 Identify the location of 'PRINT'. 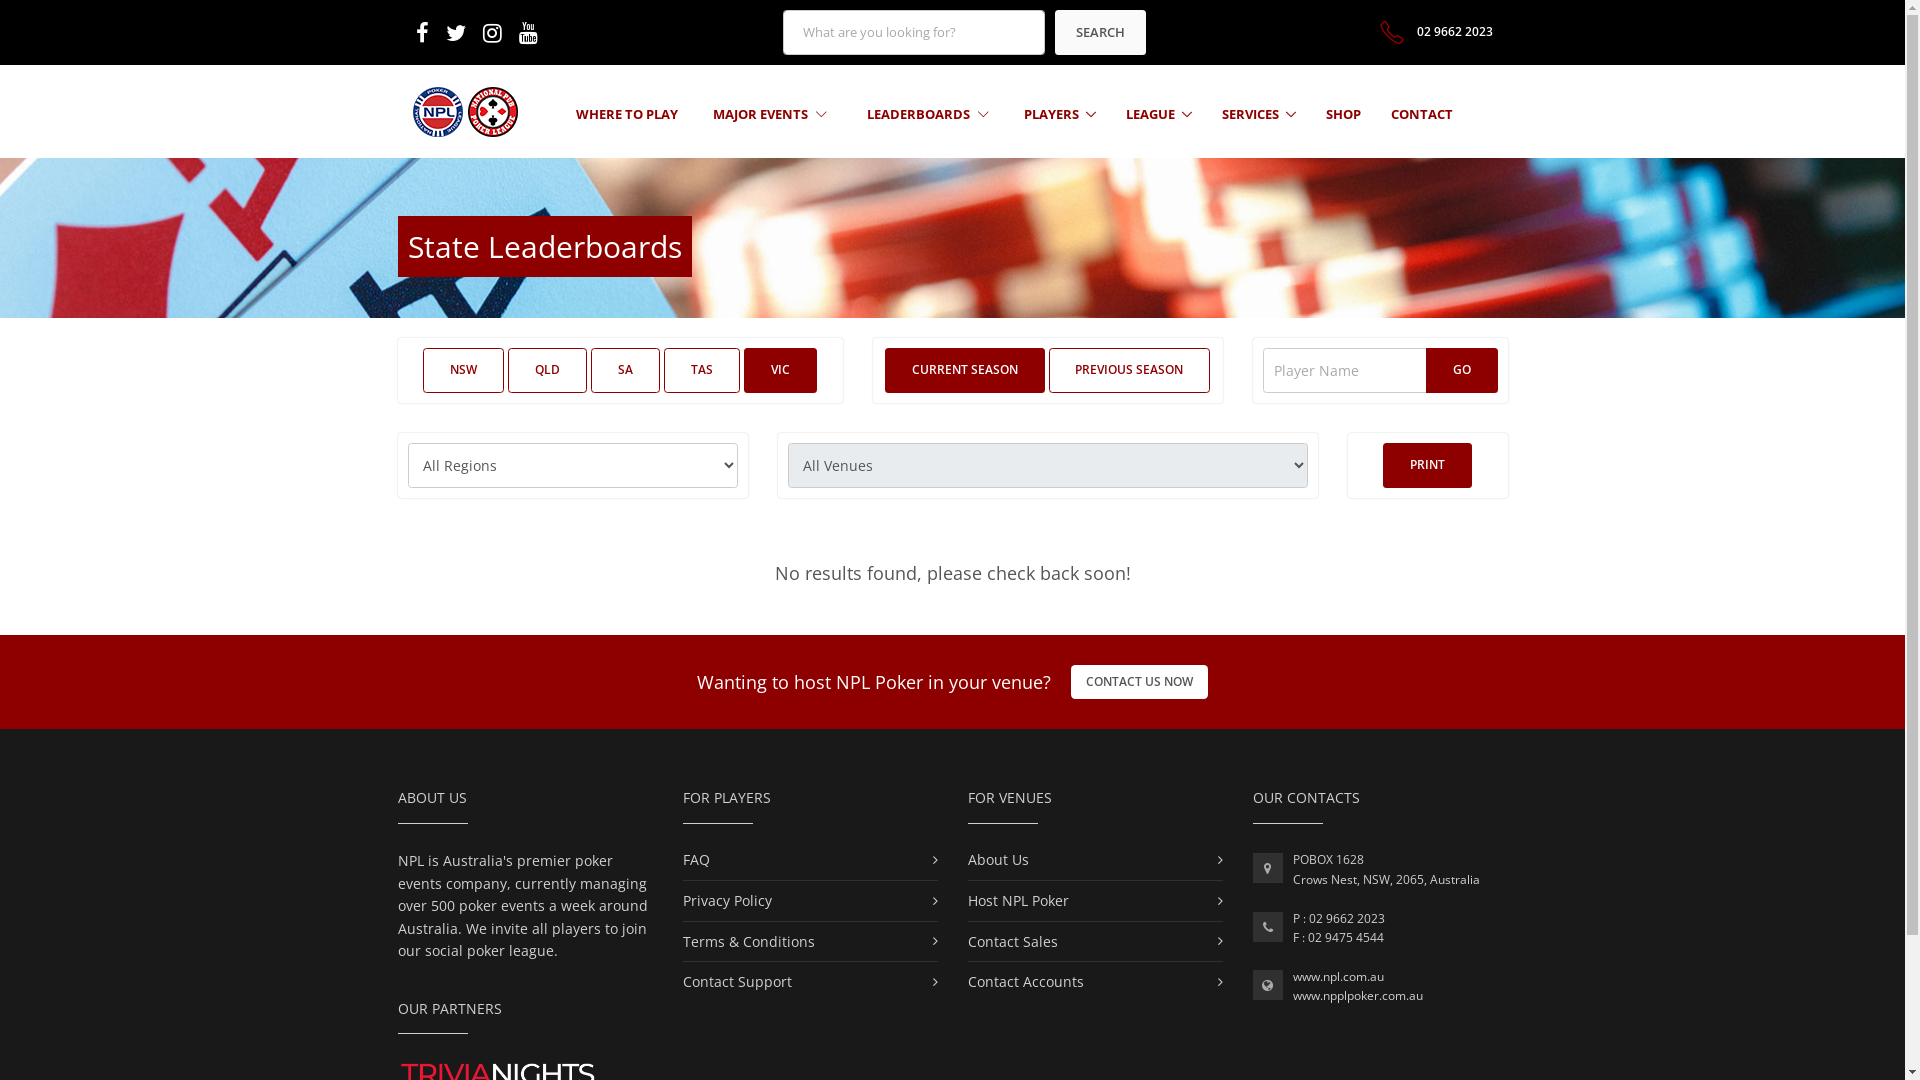
(1426, 465).